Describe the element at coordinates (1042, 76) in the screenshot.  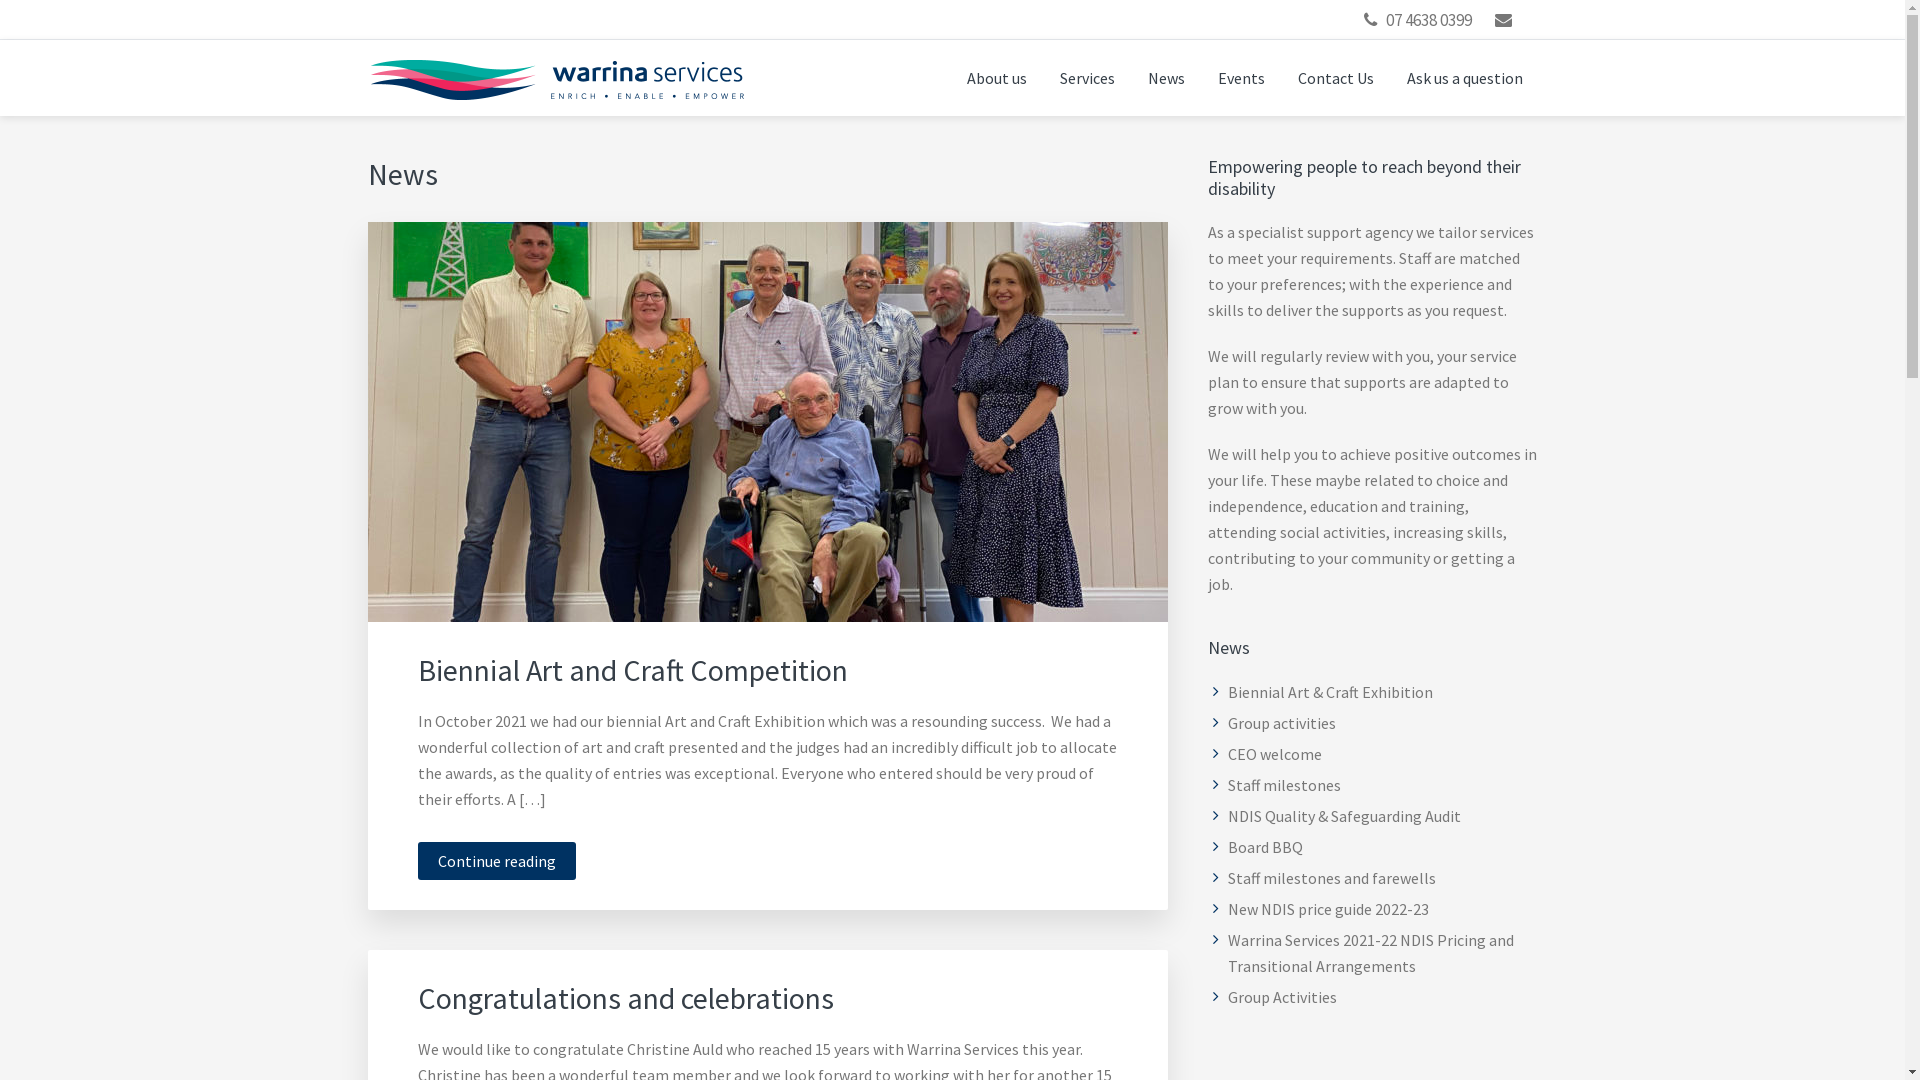
I see `'Services'` at that location.